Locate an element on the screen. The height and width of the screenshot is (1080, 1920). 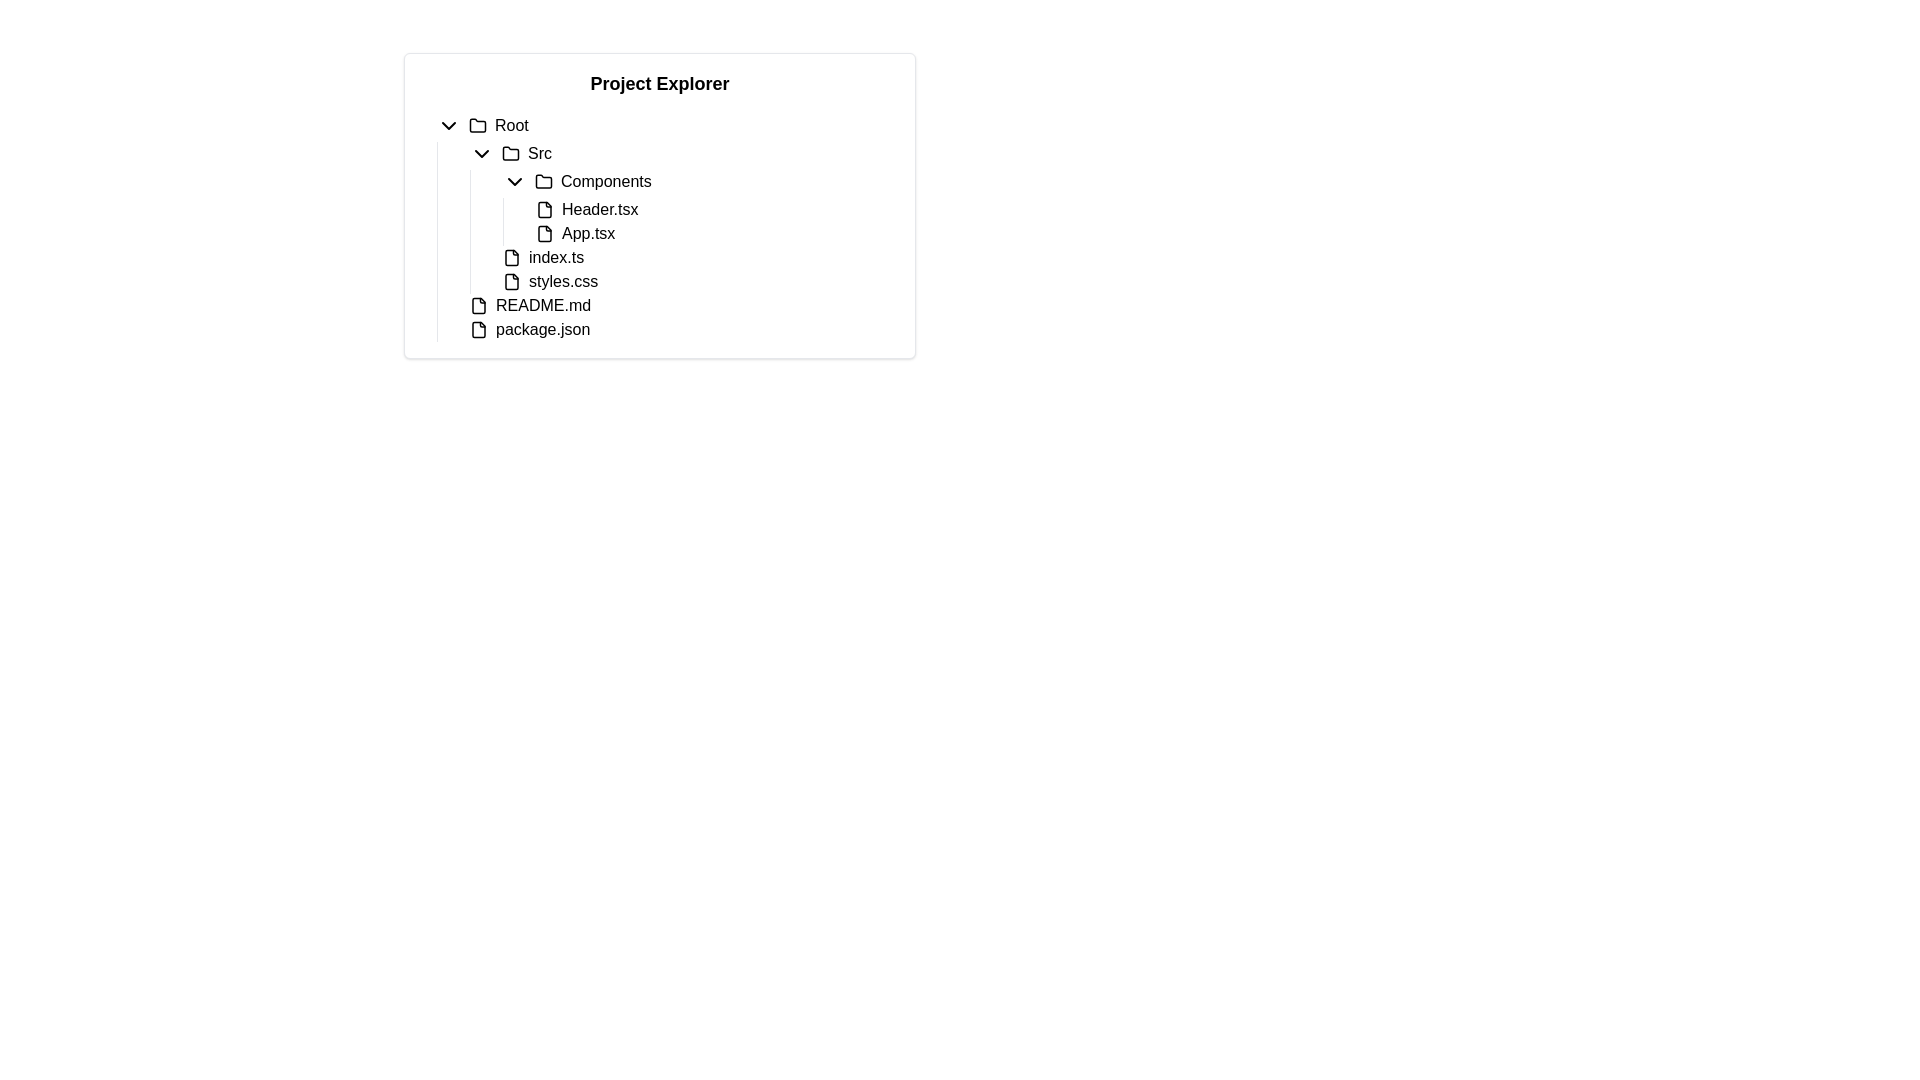
the folder icon located to the right of the chevron-down icon and to the left of the 'Root' text label in the hierarchical structure is located at coordinates (477, 126).